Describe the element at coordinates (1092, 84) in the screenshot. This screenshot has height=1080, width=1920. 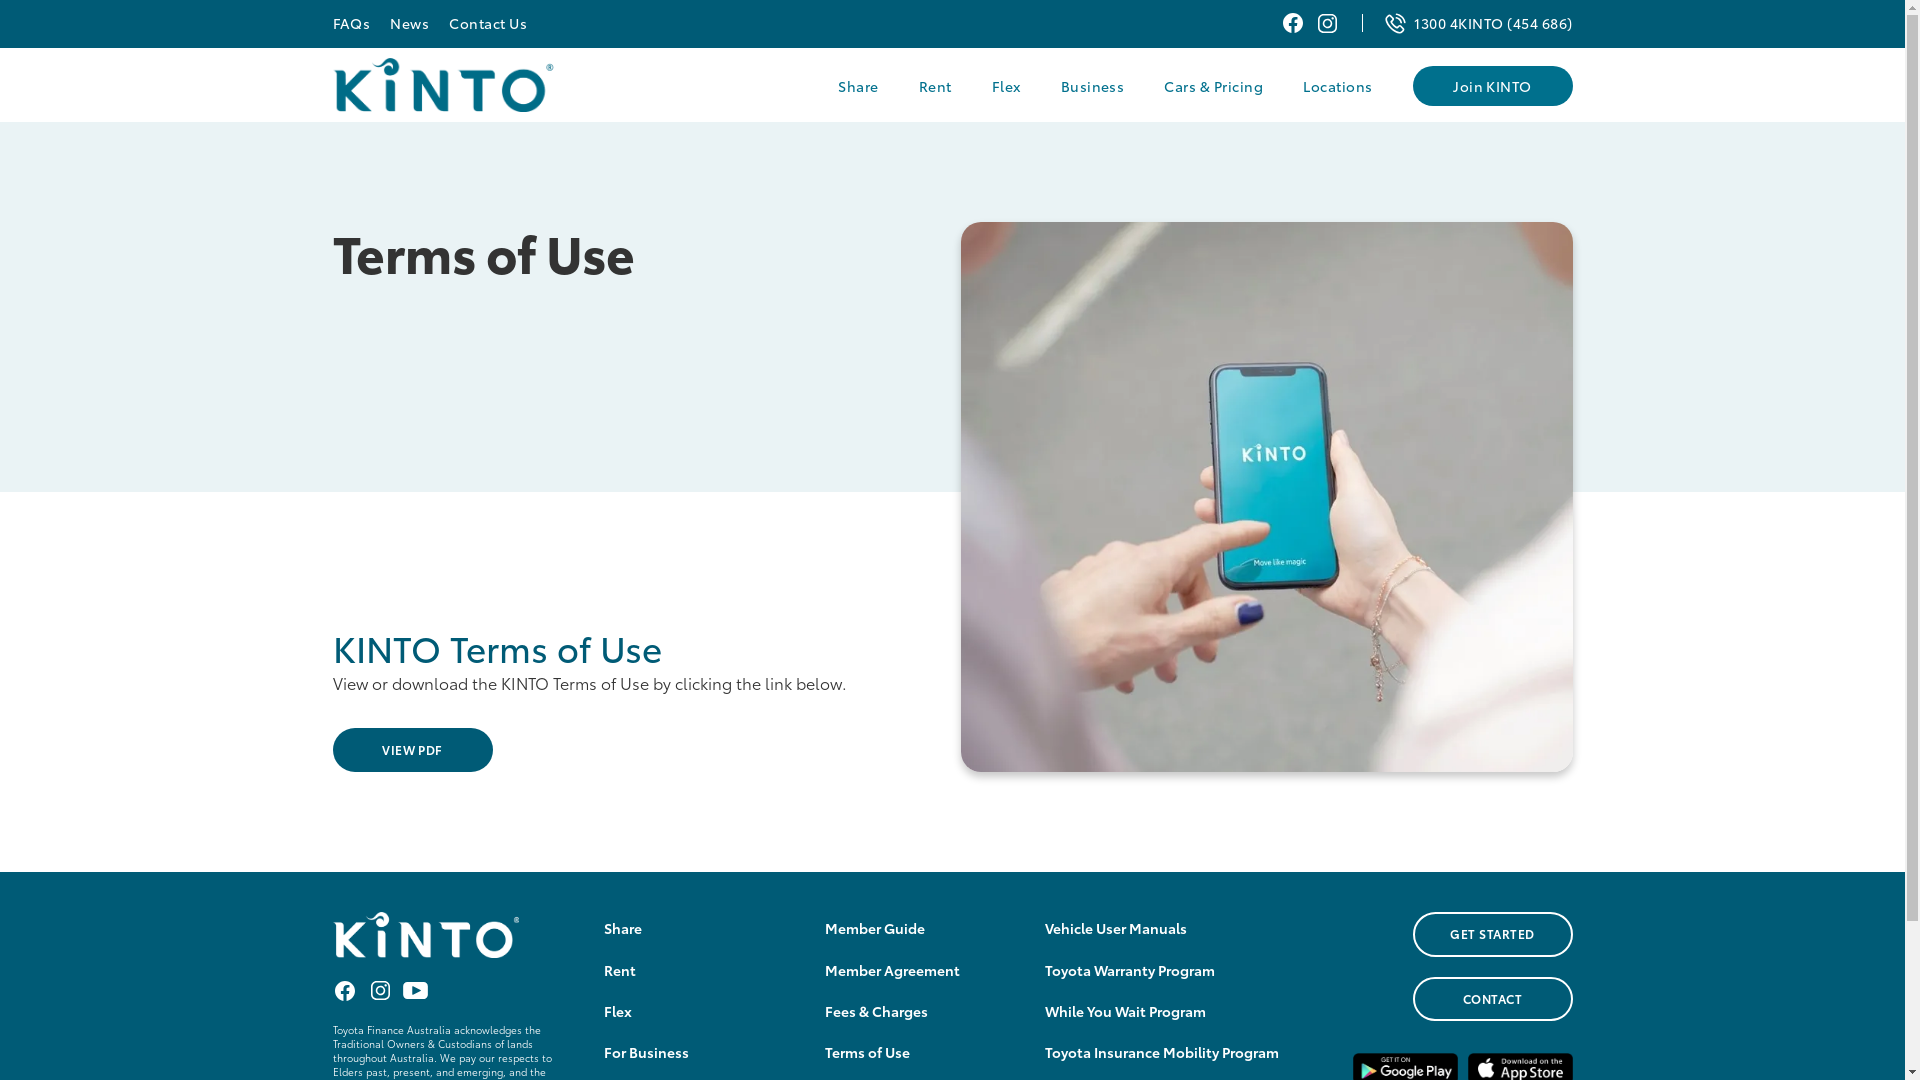
I see `'Business'` at that location.